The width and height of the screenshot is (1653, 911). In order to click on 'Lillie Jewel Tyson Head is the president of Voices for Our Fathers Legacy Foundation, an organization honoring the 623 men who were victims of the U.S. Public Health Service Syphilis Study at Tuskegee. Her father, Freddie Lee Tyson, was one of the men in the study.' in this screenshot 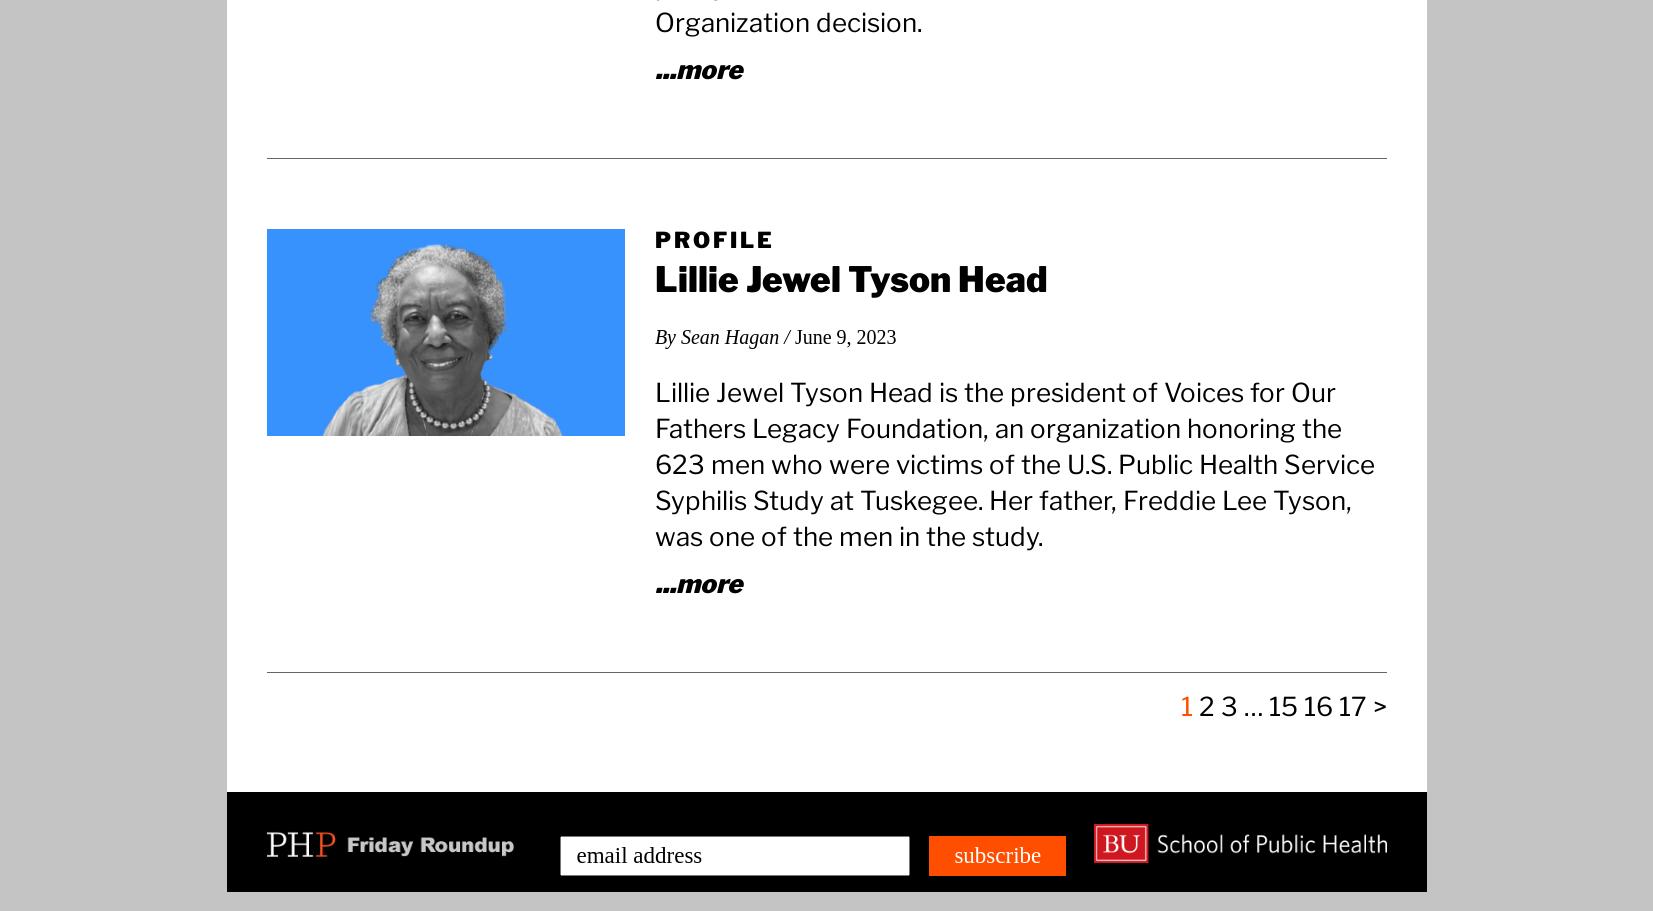, I will do `click(1013, 462)`.